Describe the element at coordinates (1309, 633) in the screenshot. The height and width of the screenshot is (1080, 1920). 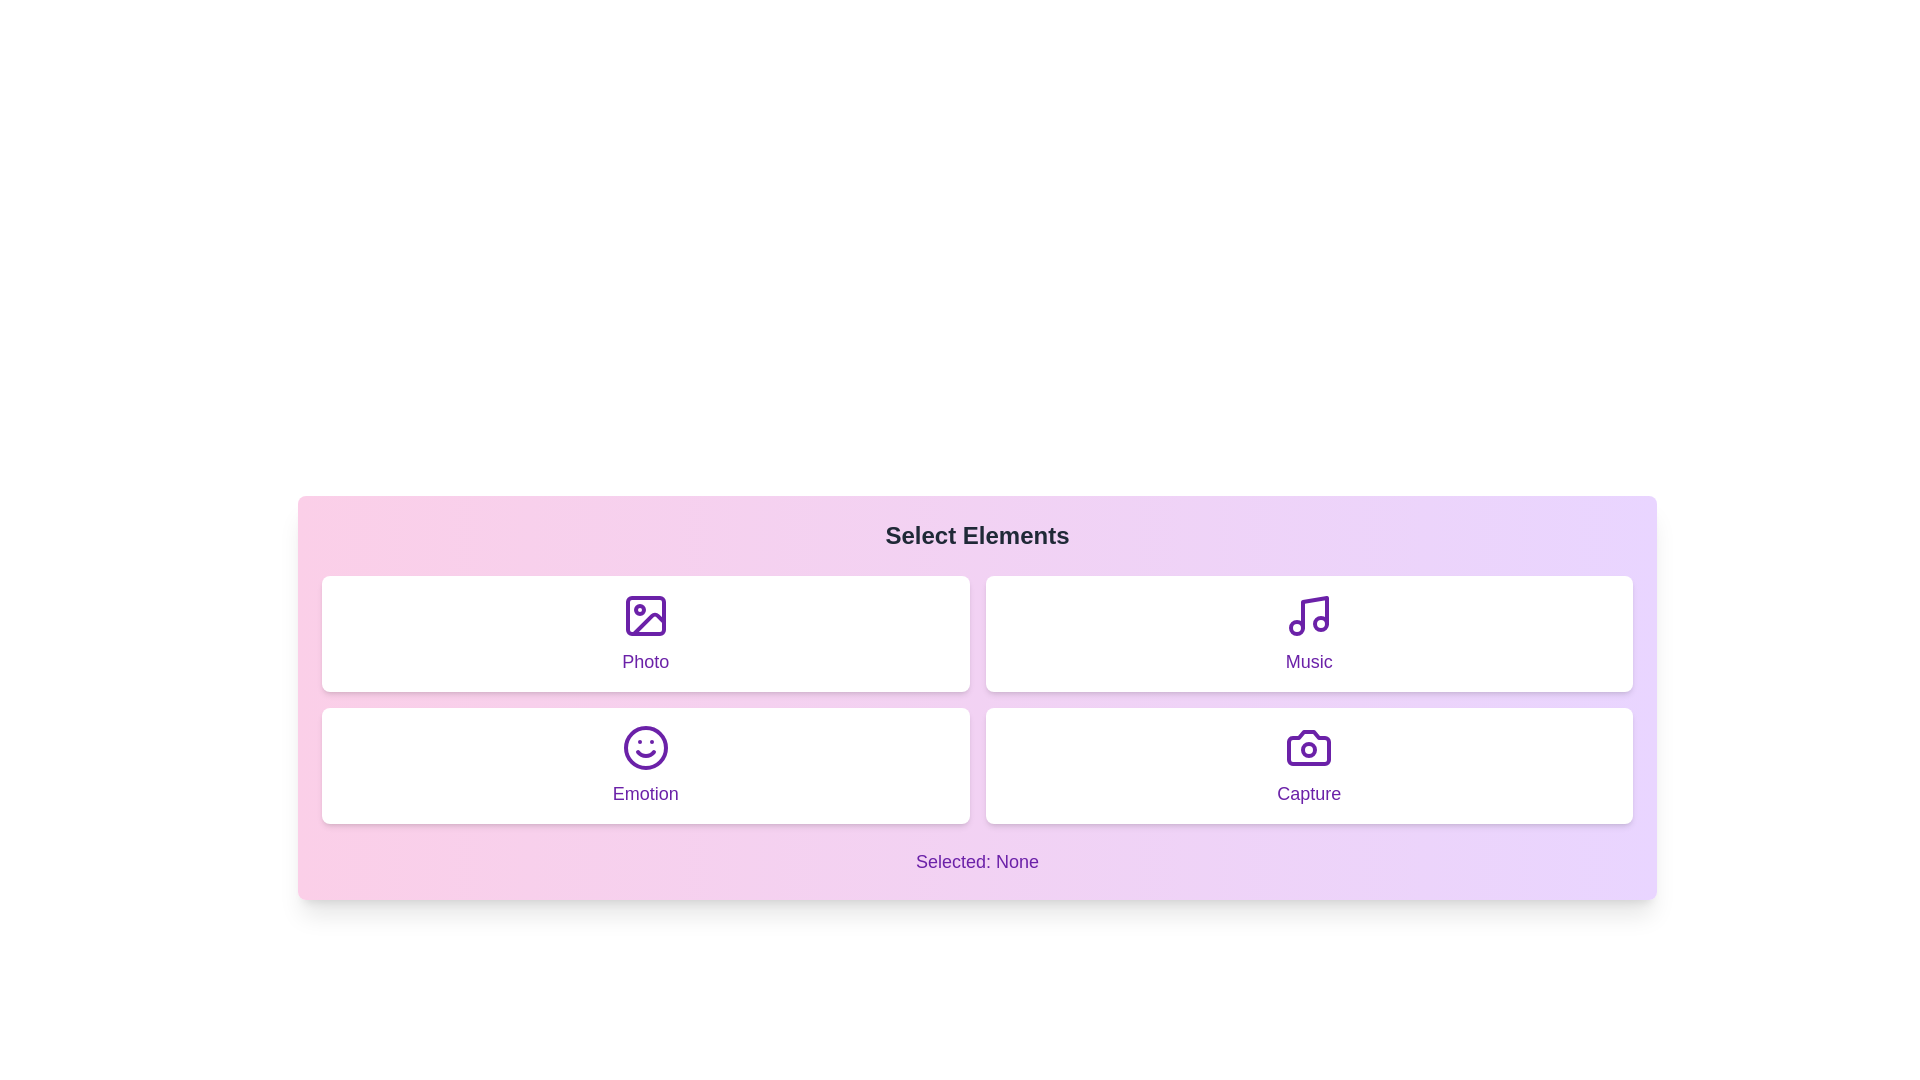
I see `the element labeled Music` at that location.